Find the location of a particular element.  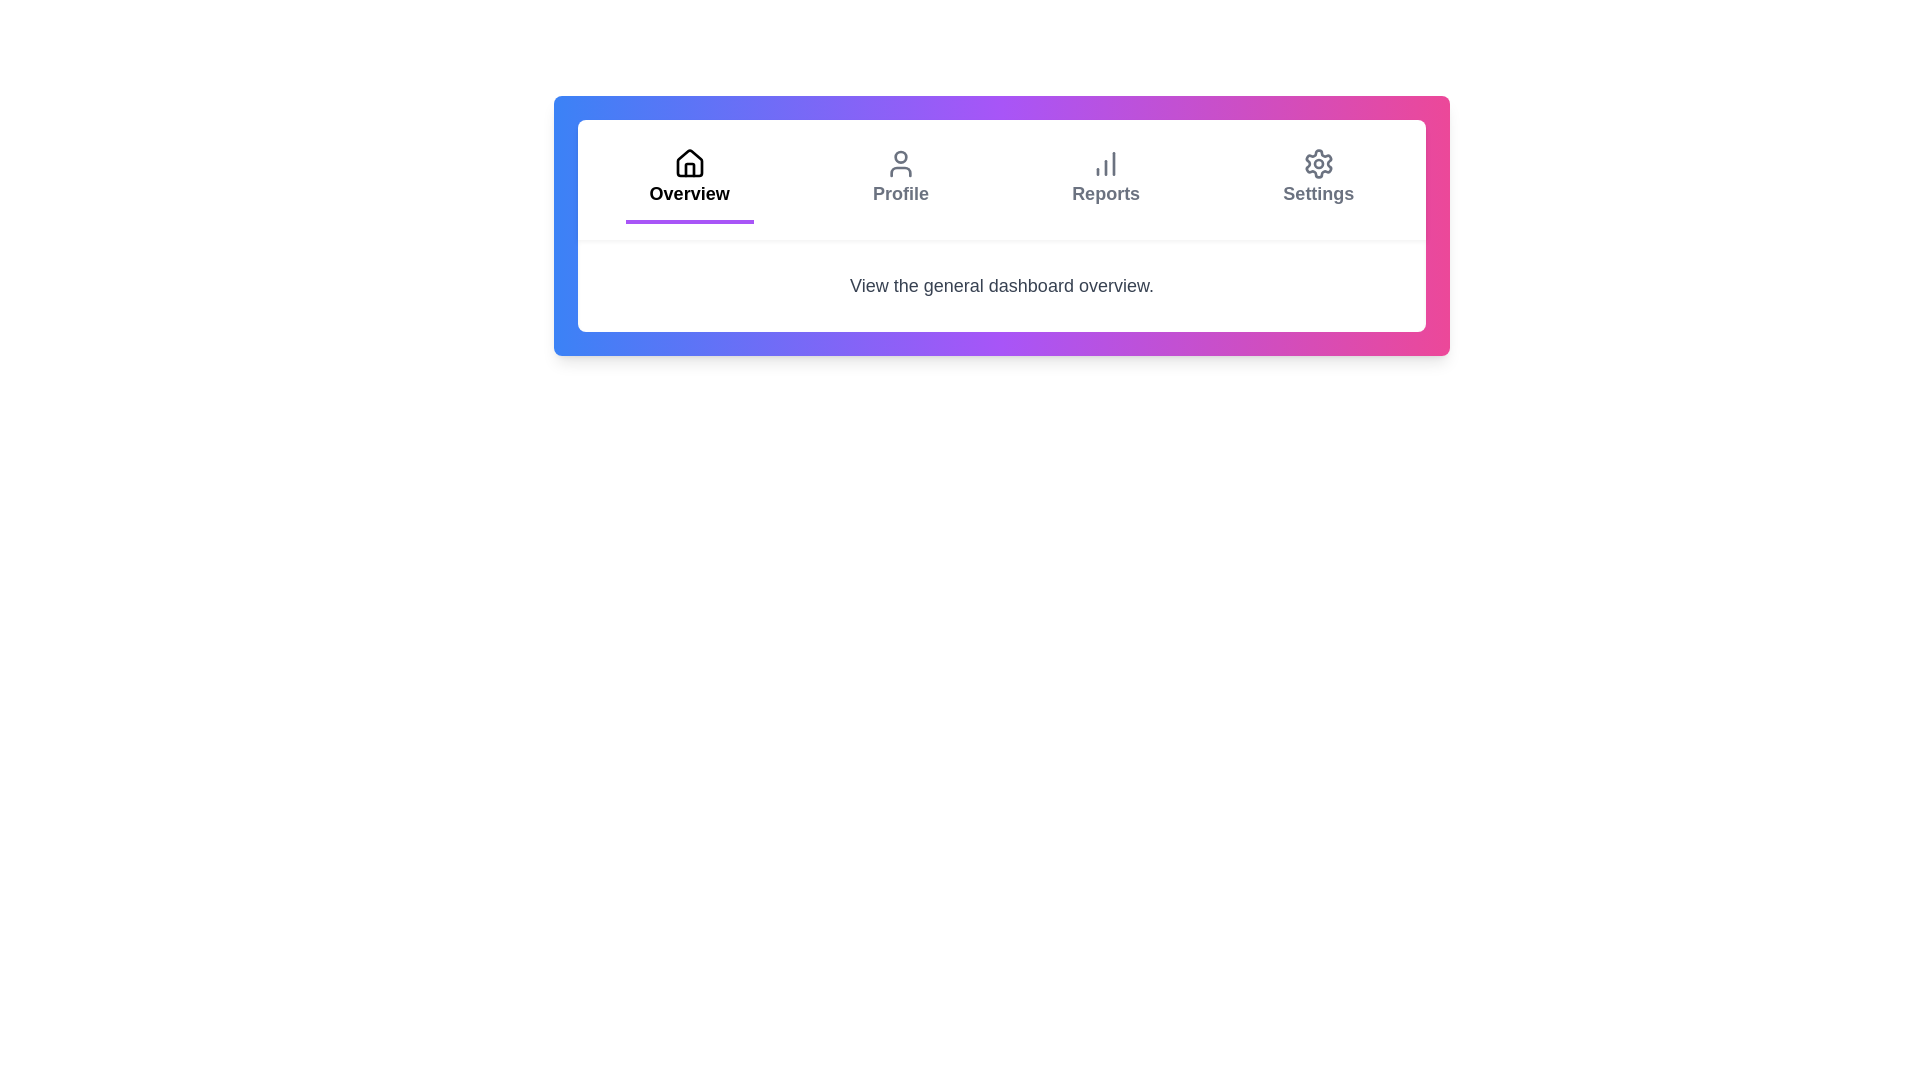

the decorative graphical icon representing the 'Overview' tab located in the bottom center of the house icon in the navigation bar is located at coordinates (689, 168).